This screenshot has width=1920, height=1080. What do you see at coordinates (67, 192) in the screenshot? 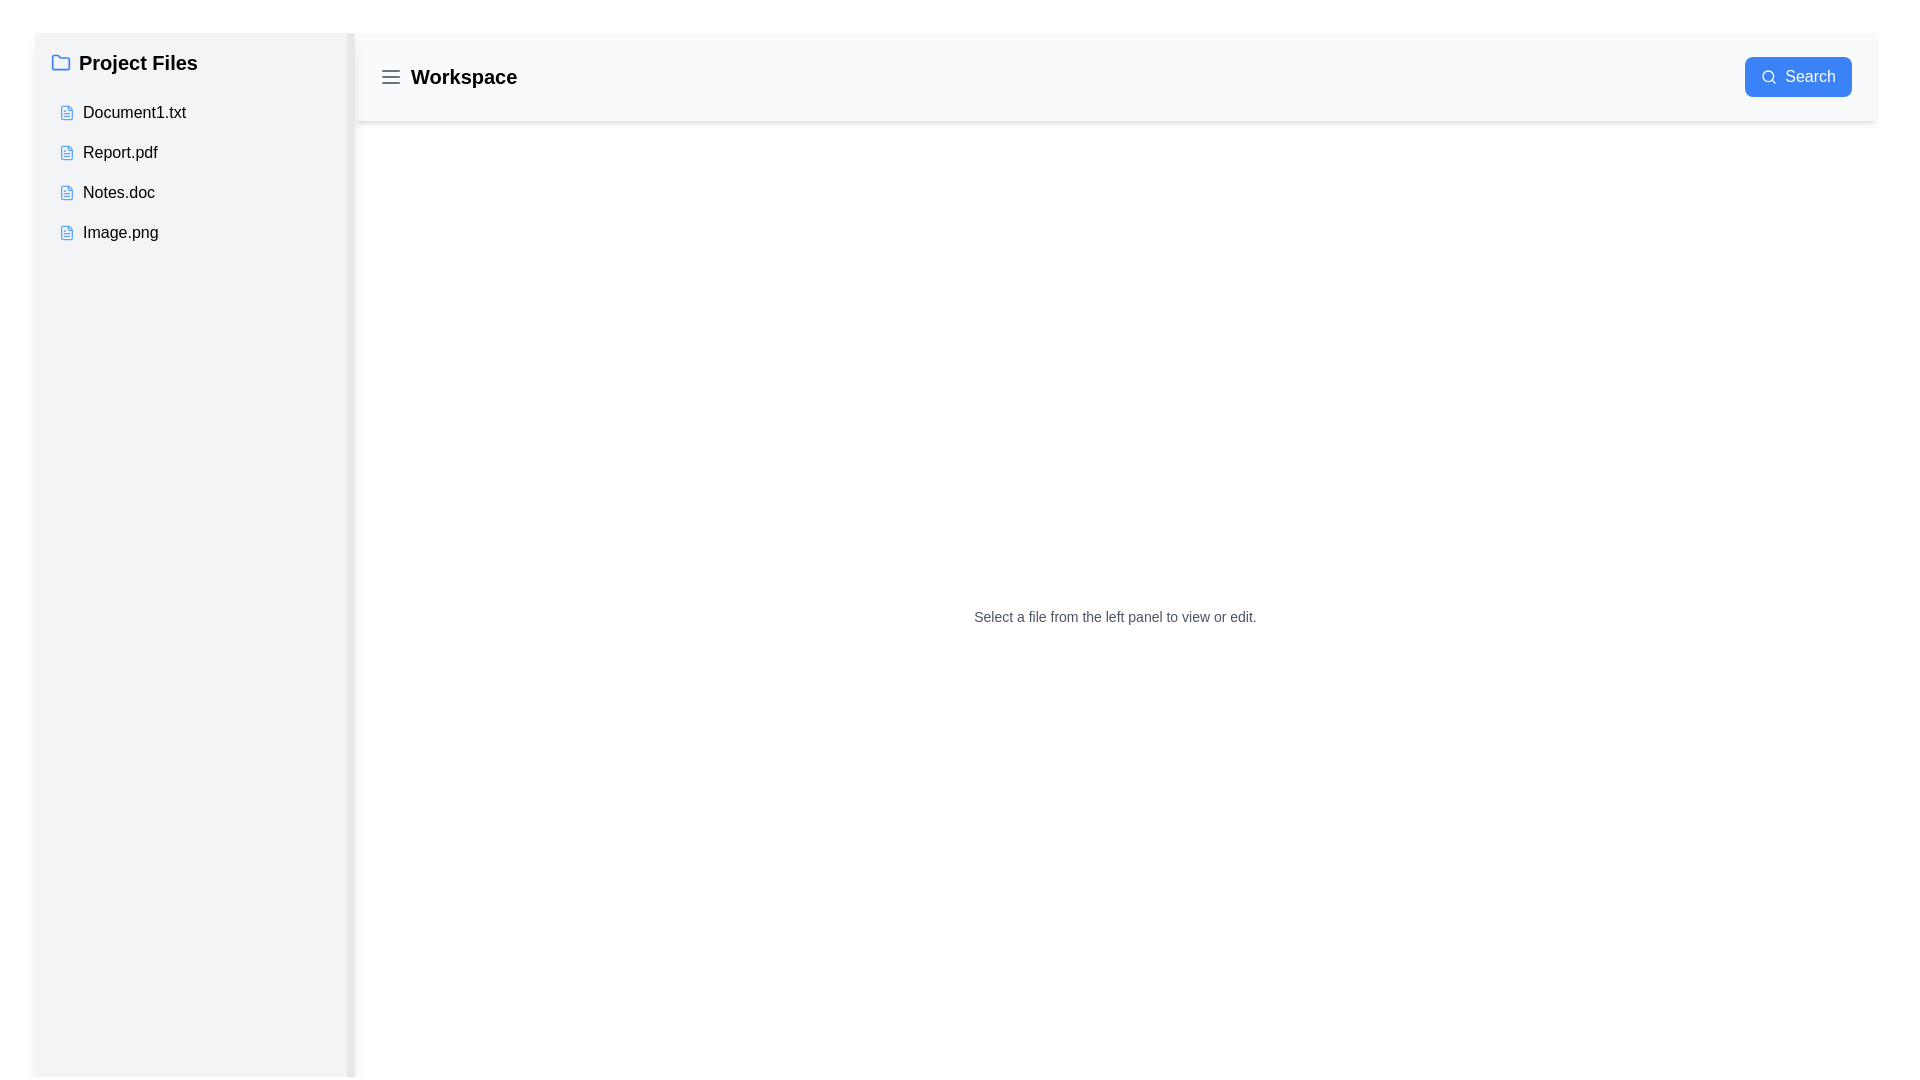
I see `the blue document icon representing the file 'Notes.doc' located` at bounding box center [67, 192].